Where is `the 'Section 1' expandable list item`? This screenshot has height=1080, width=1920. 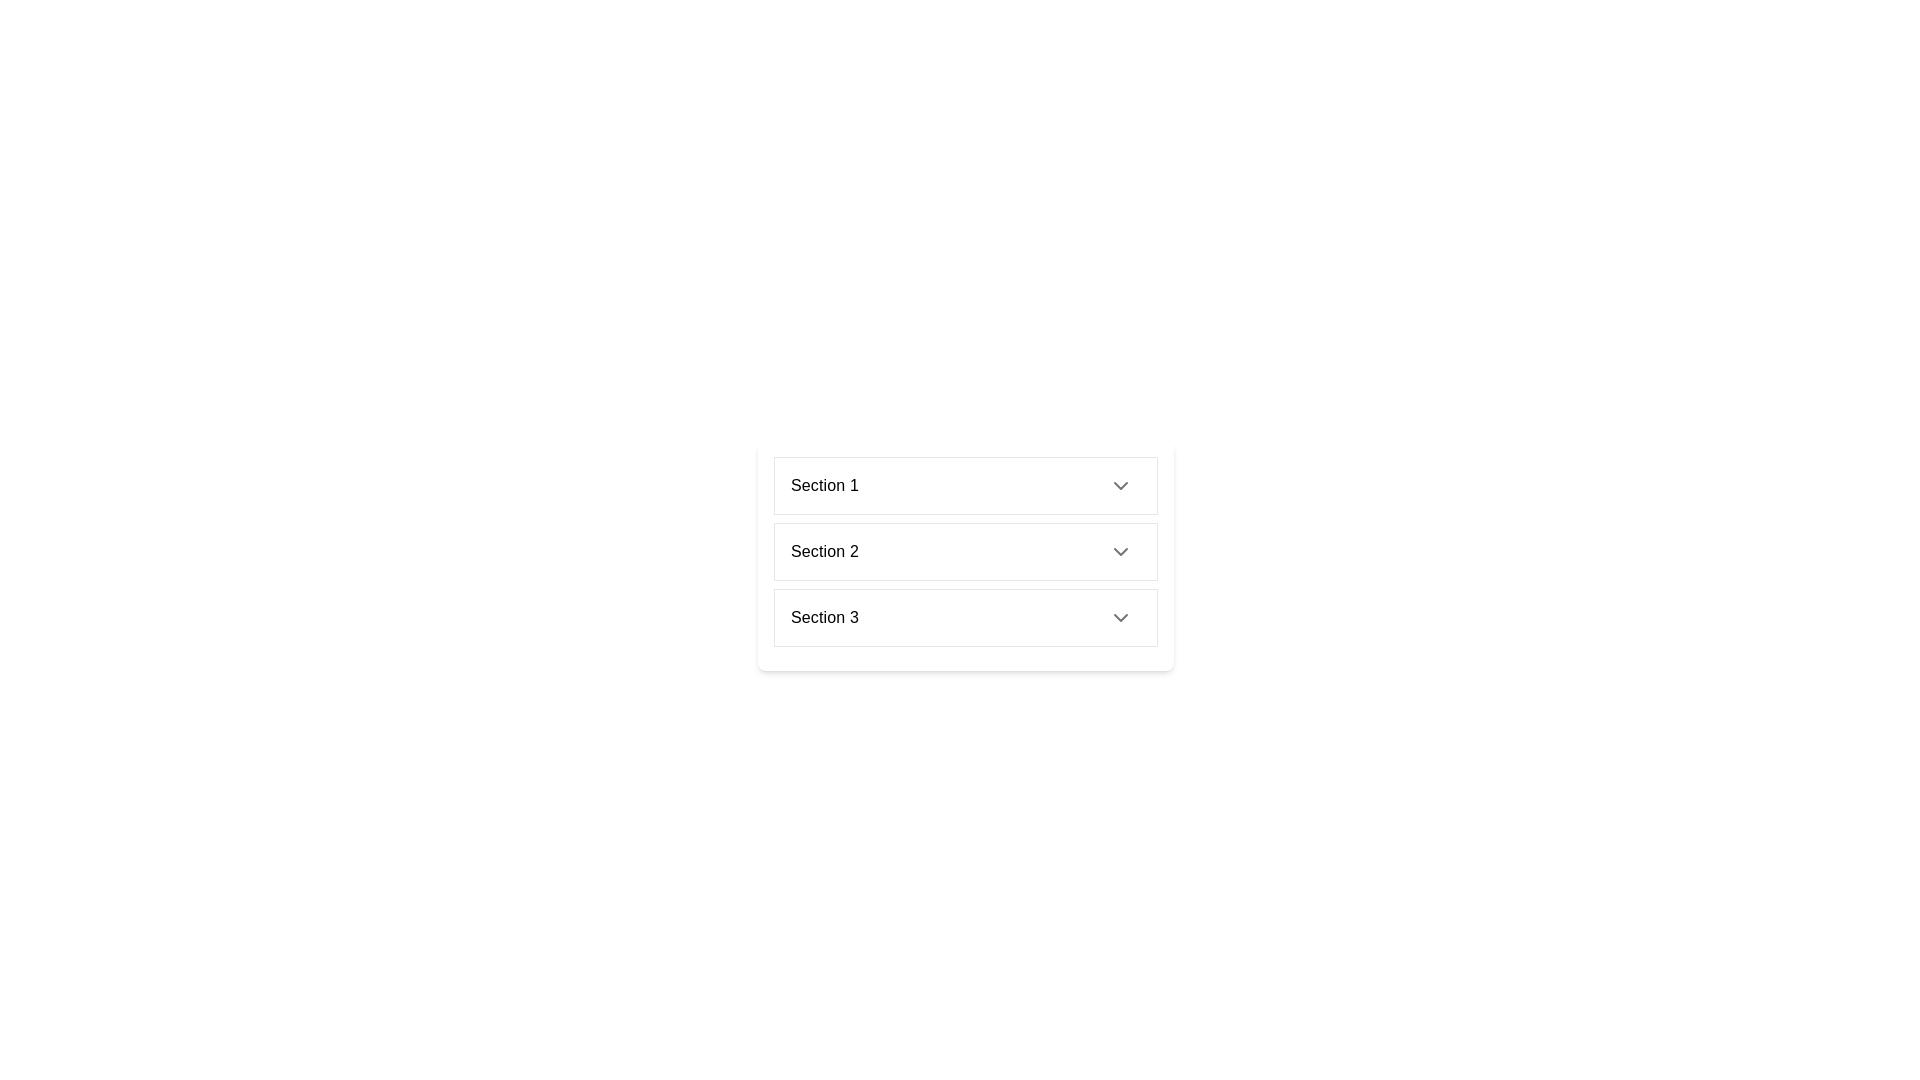
the 'Section 1' expandable list item is located at coordinates (965, 489).